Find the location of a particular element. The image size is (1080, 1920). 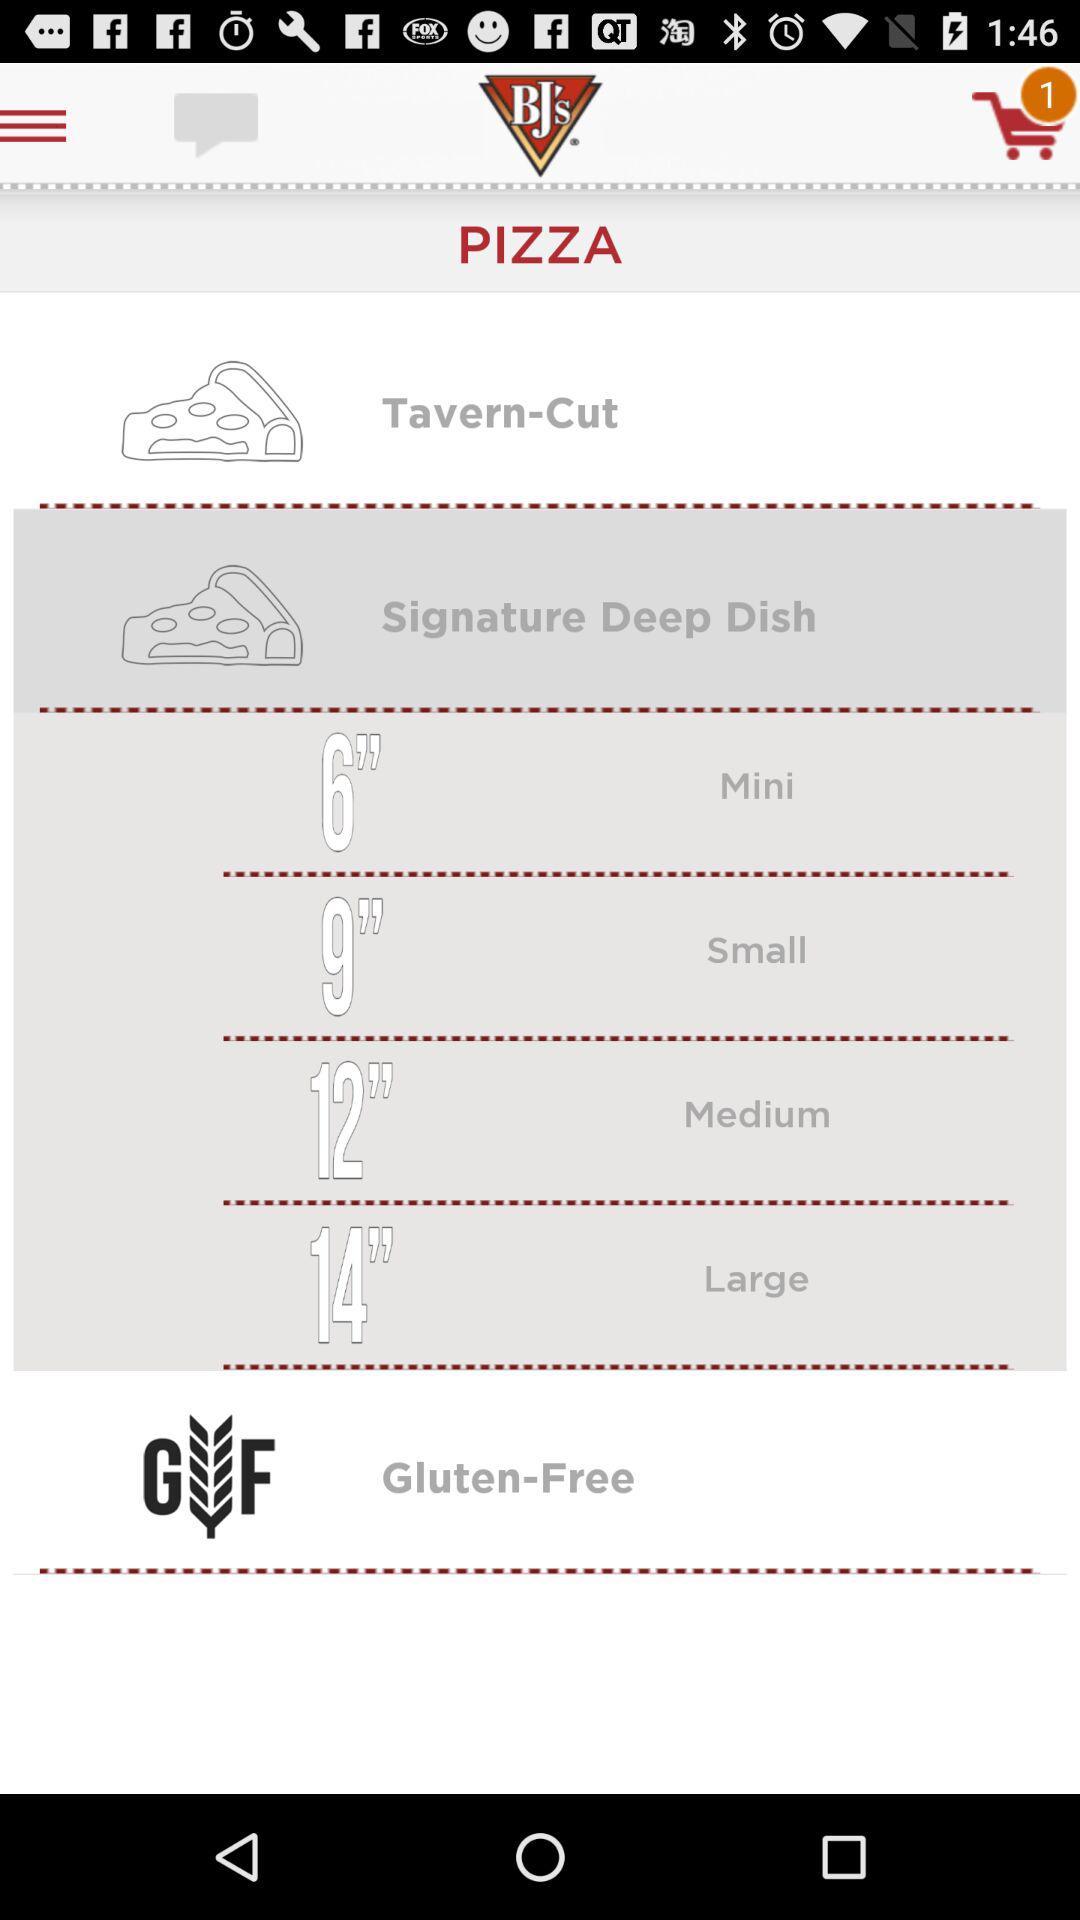

message is located at coordinates (218, 124).